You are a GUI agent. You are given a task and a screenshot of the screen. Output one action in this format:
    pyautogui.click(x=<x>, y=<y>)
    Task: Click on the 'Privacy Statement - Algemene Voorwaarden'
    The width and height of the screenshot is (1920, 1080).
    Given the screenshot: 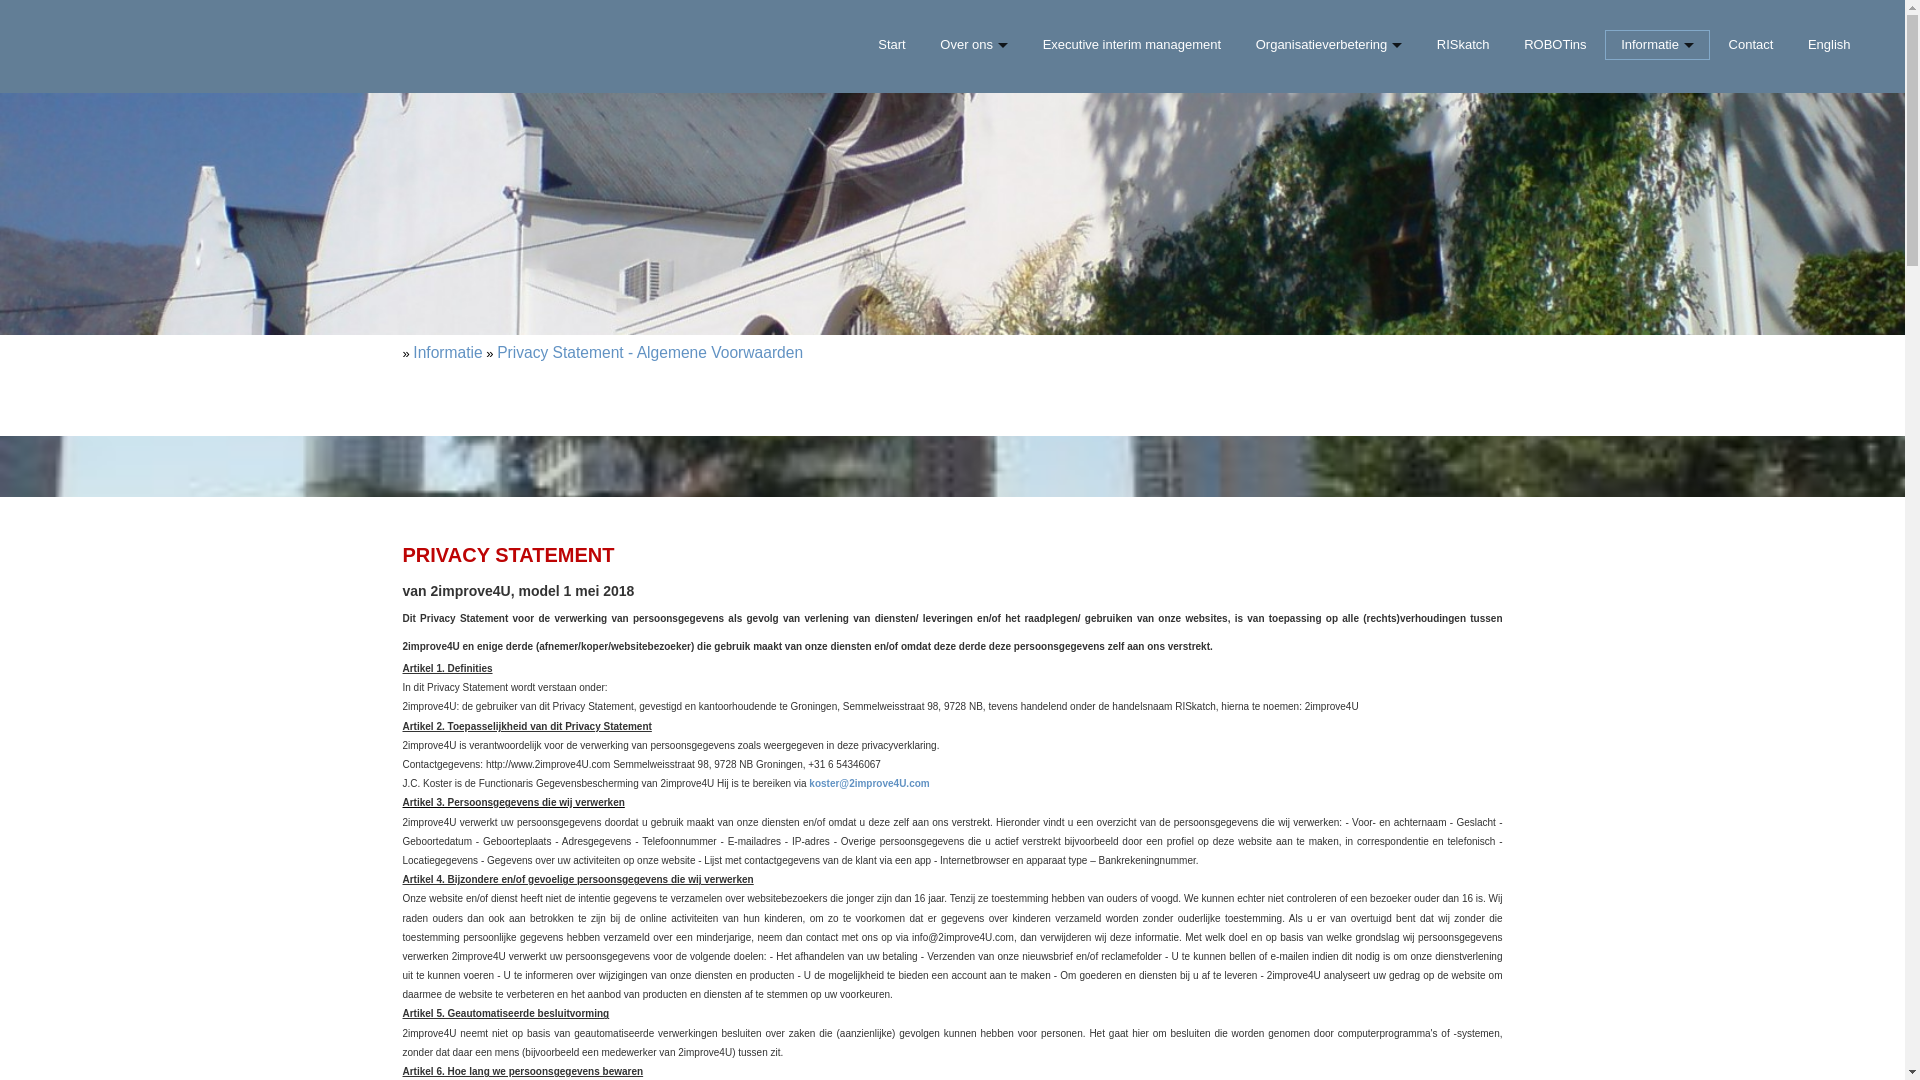 What is the action you would take?
    pyautogui.click(x=649, y=351)
    